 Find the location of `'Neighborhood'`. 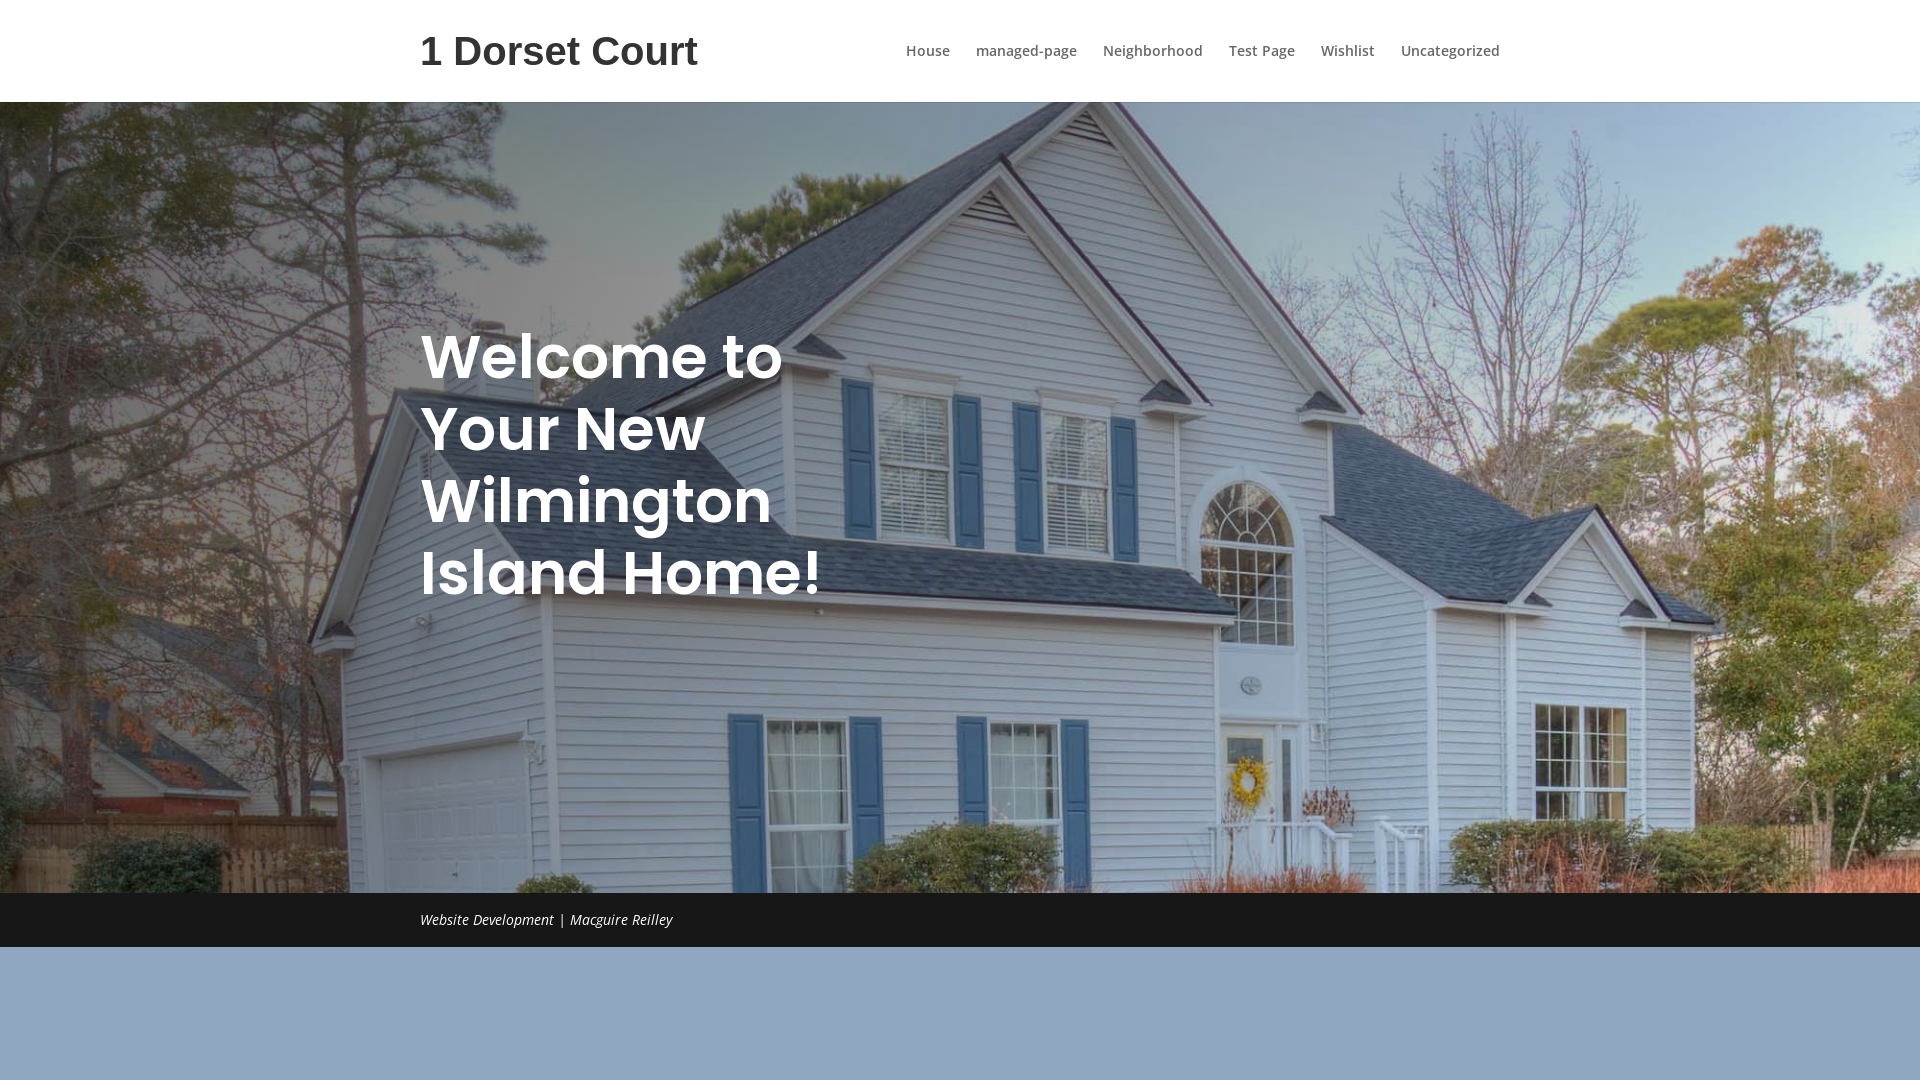

'Neighborhood' is located at coordinates (1152, 72).